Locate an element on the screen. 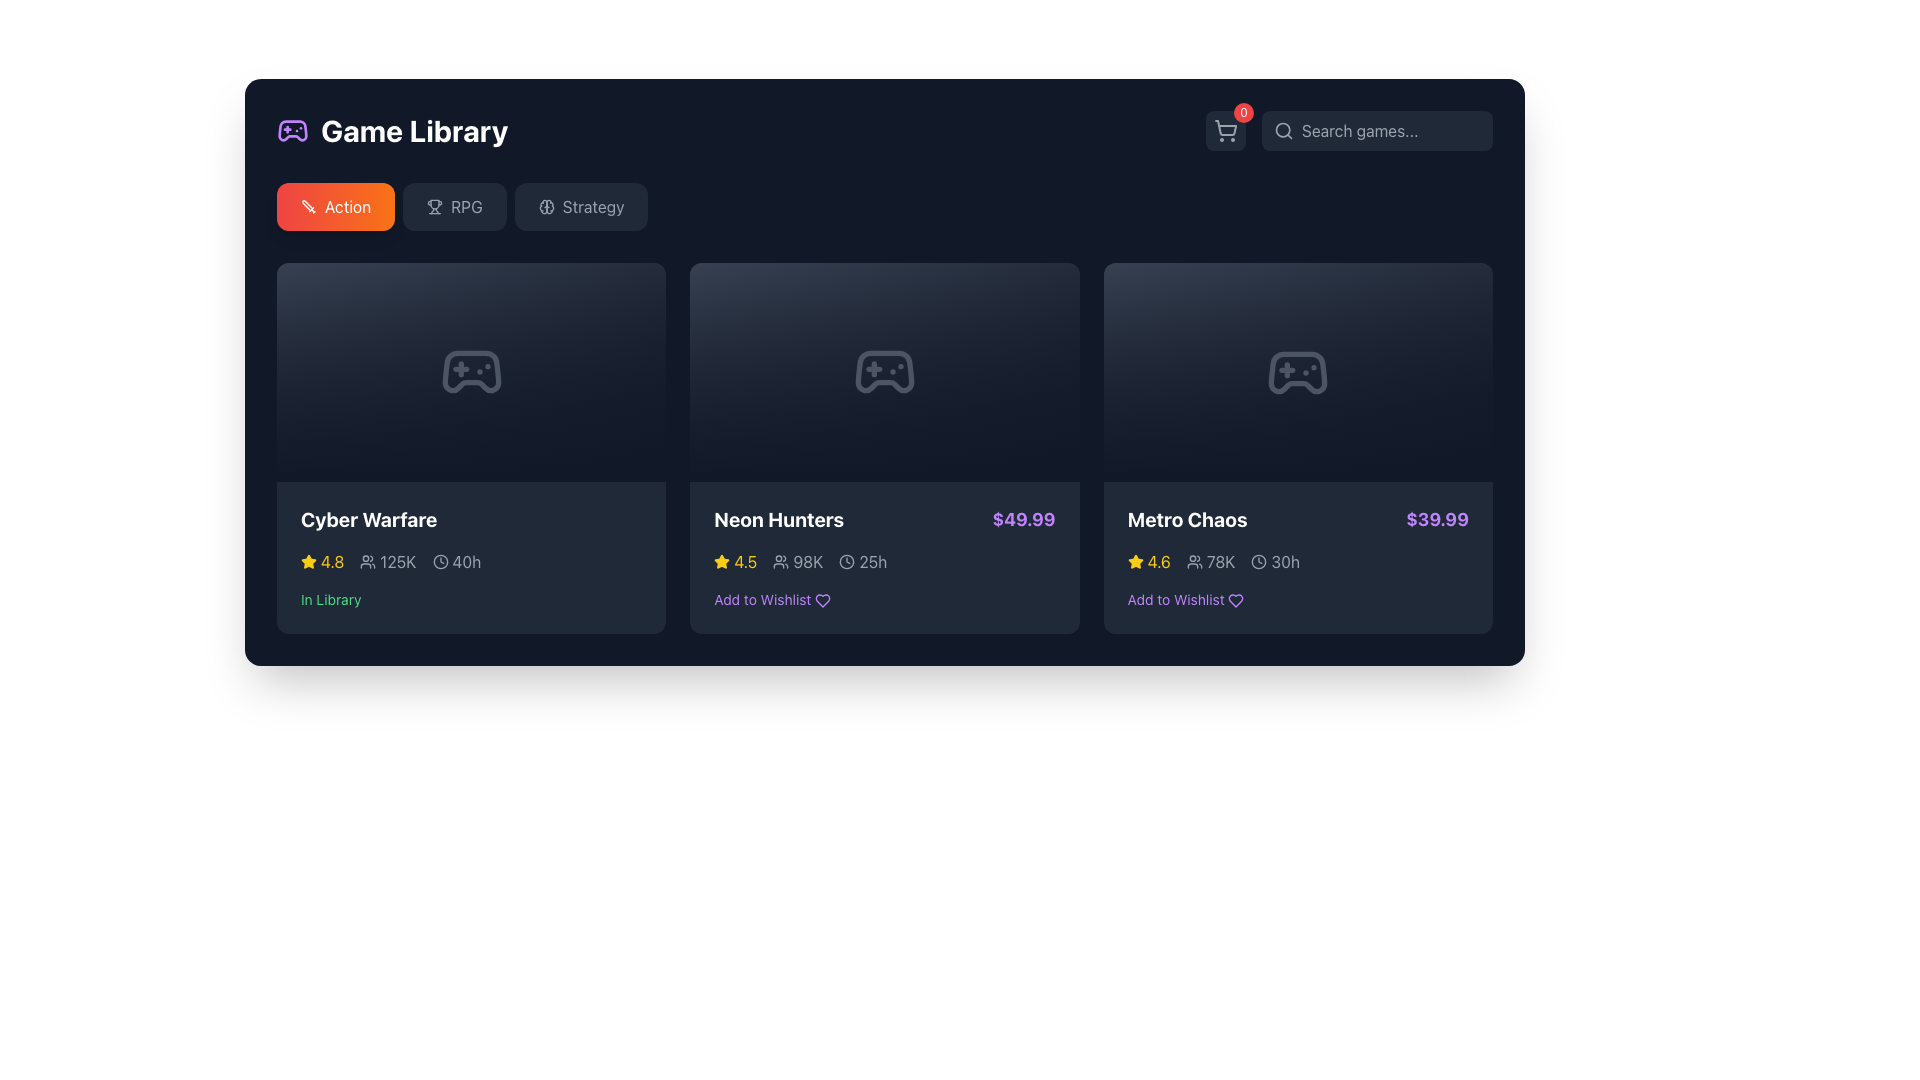 Image resolution: width=1920 pixels, height=1080 pixels. the shopping cart icon, which is a modern line-art design with gray lines on a black background, located at the top-right corner of the interface next to the search bar is located at coordinates (1224, 131).